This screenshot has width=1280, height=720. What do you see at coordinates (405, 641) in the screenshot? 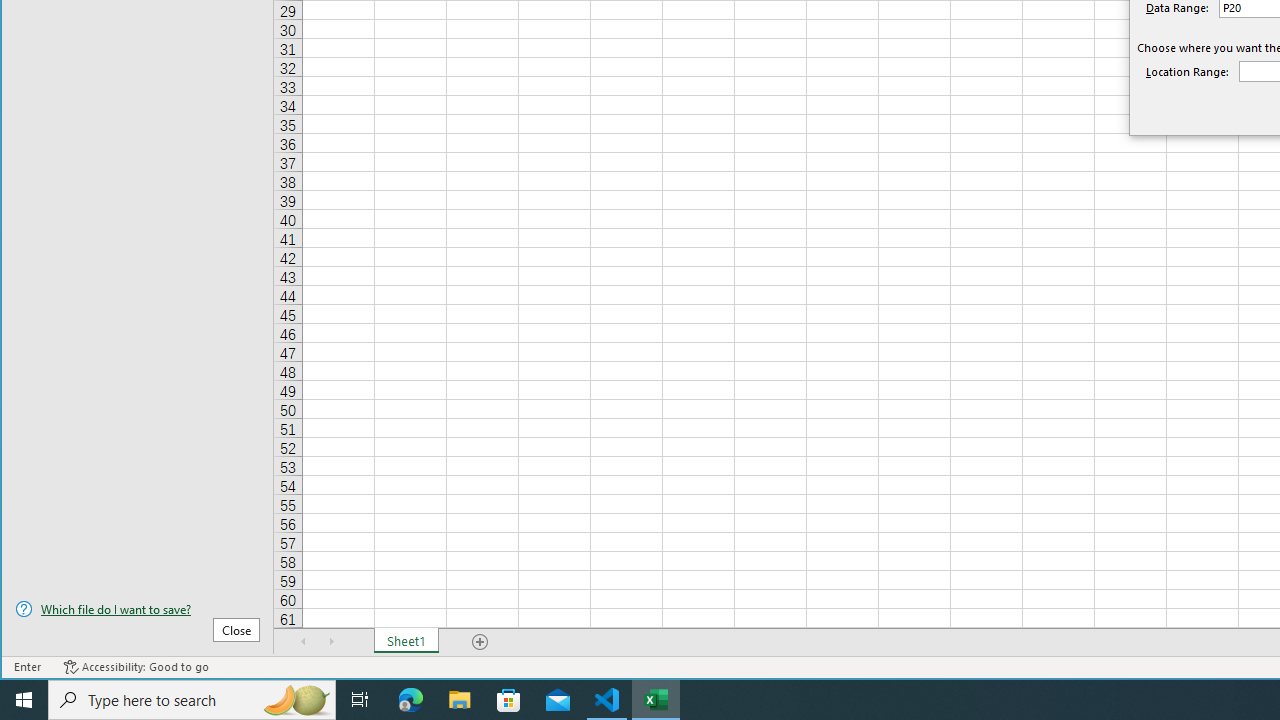
I see `'Sheet1'` at bounding box center [405, 641].